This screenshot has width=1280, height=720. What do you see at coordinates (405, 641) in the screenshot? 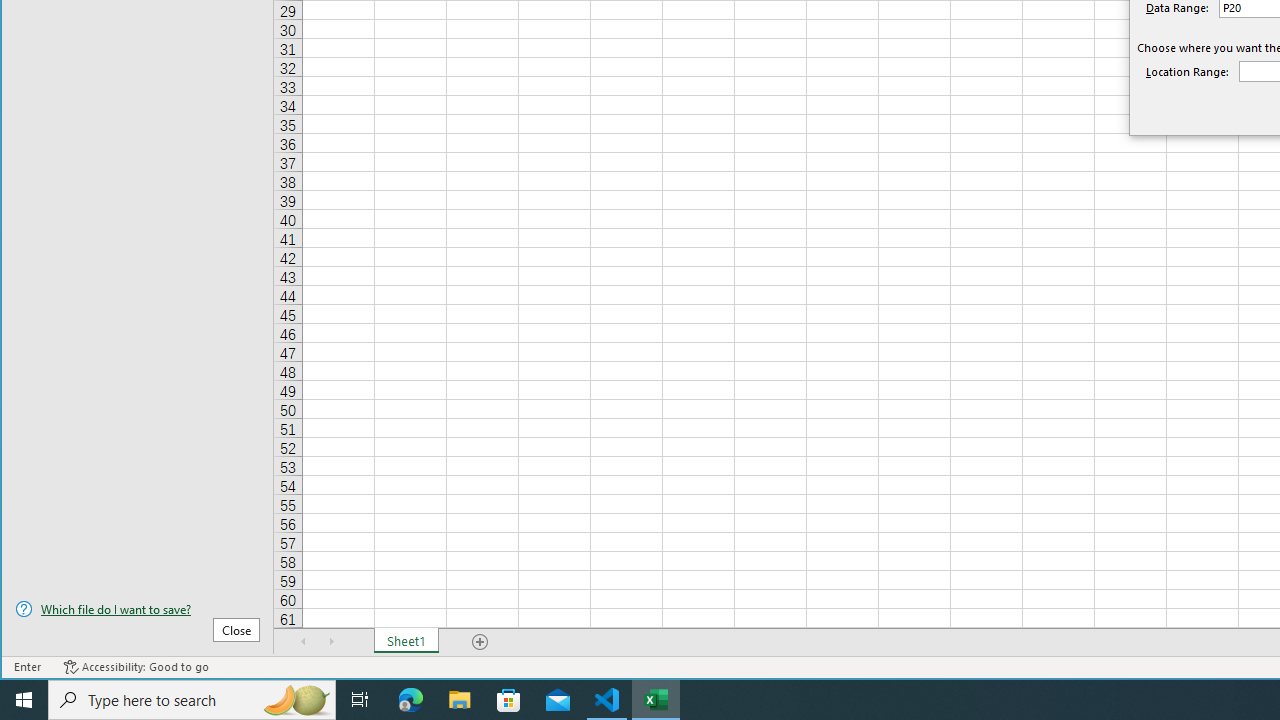
I see `'Sheet1'` at bounding box center [405, 641].